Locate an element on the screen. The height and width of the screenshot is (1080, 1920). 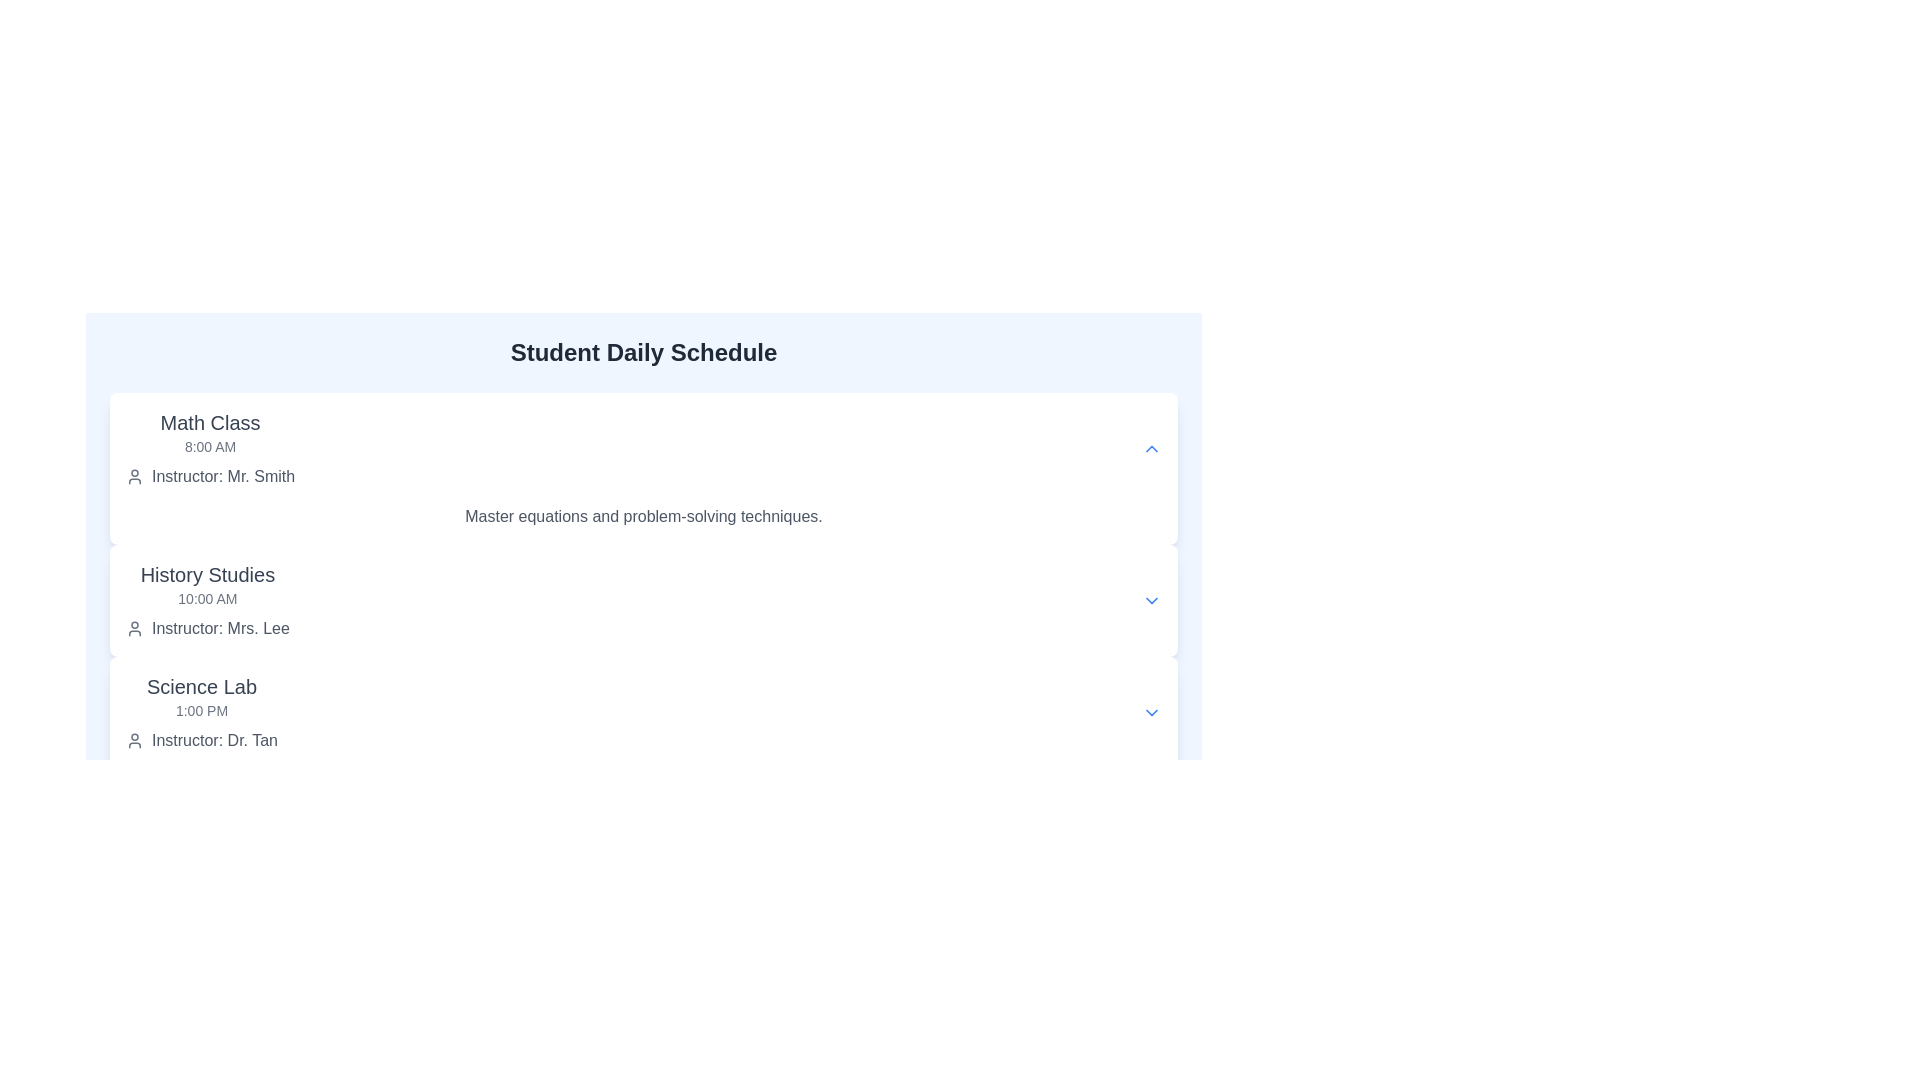
the user silhouette icon located in the 'History Studies' section, next to the text 'Instructor: Mrs. Lee' is located at coordinates (133, 627).